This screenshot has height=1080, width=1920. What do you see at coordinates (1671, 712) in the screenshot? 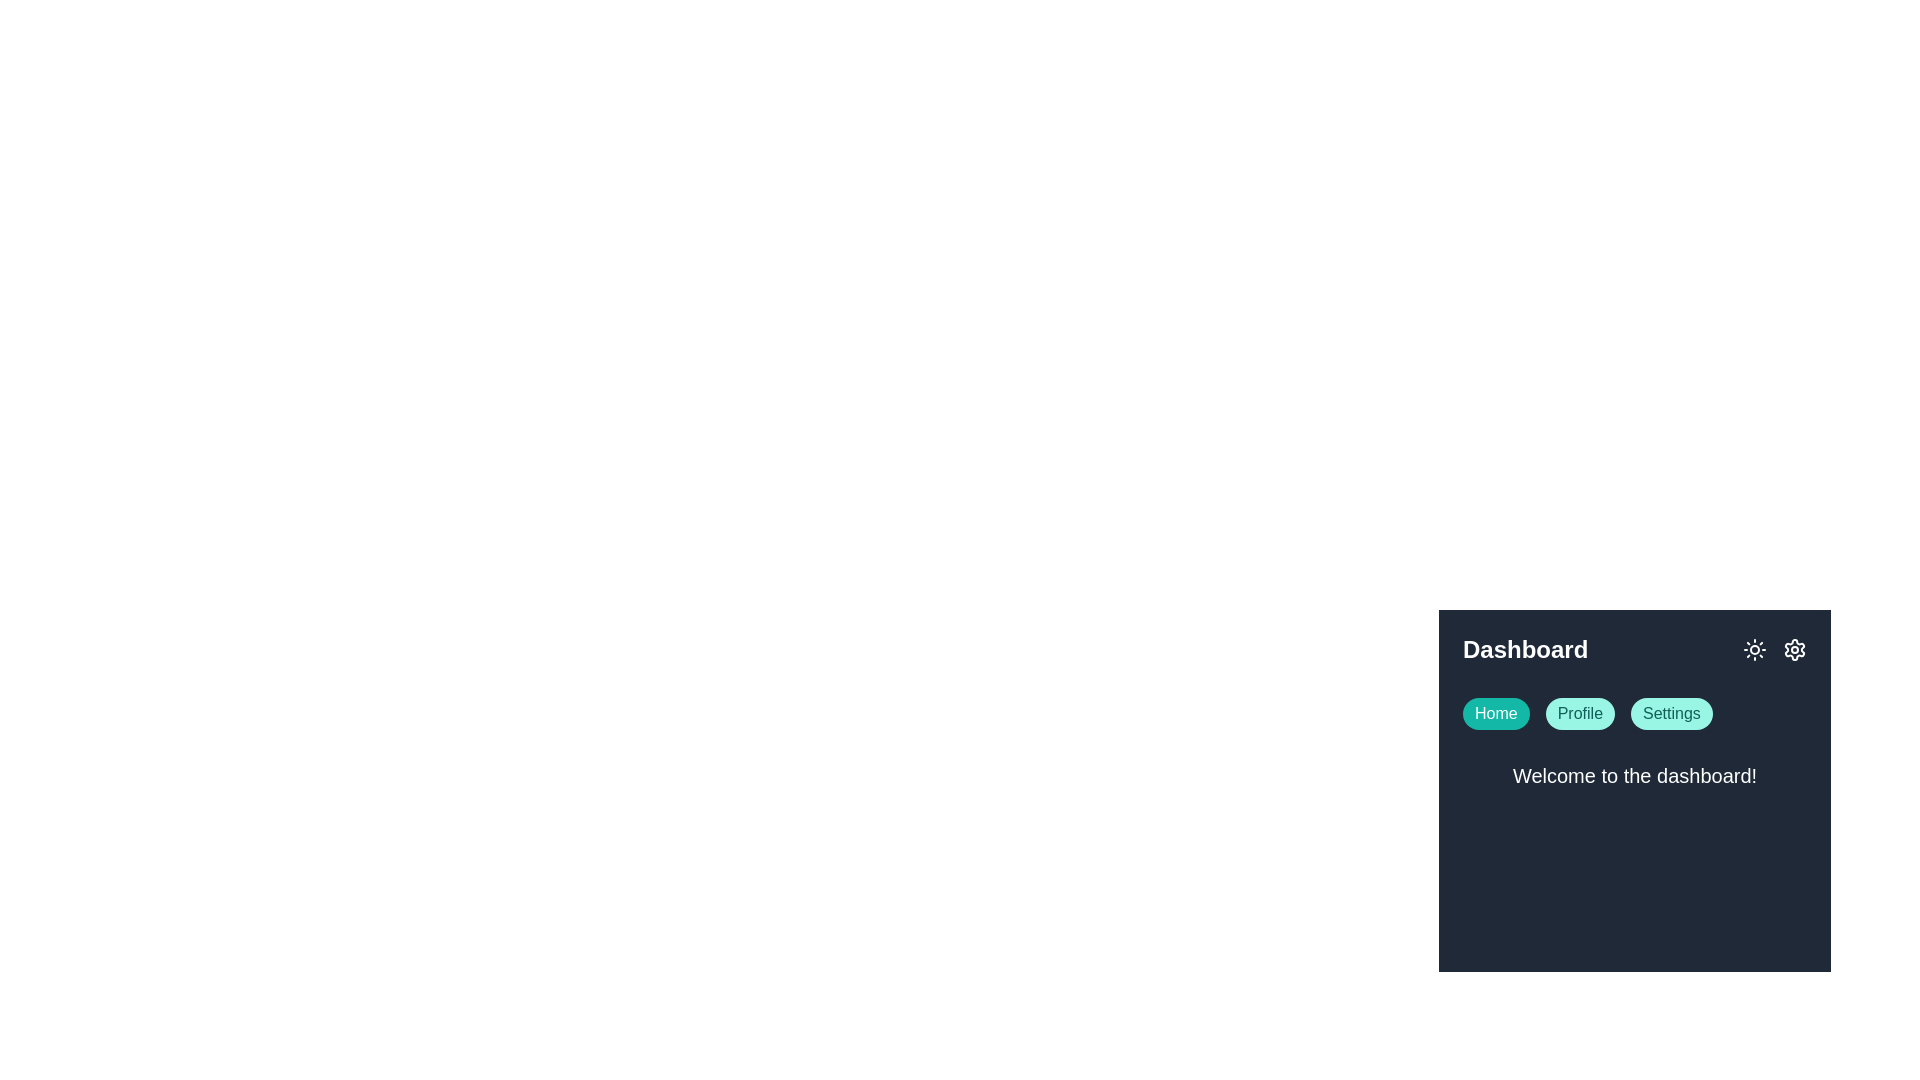
I see `the 'Settings' button, which is the third button in a horizontal row located in the top-right portion of the interface` at bounding box center [1671, 712].